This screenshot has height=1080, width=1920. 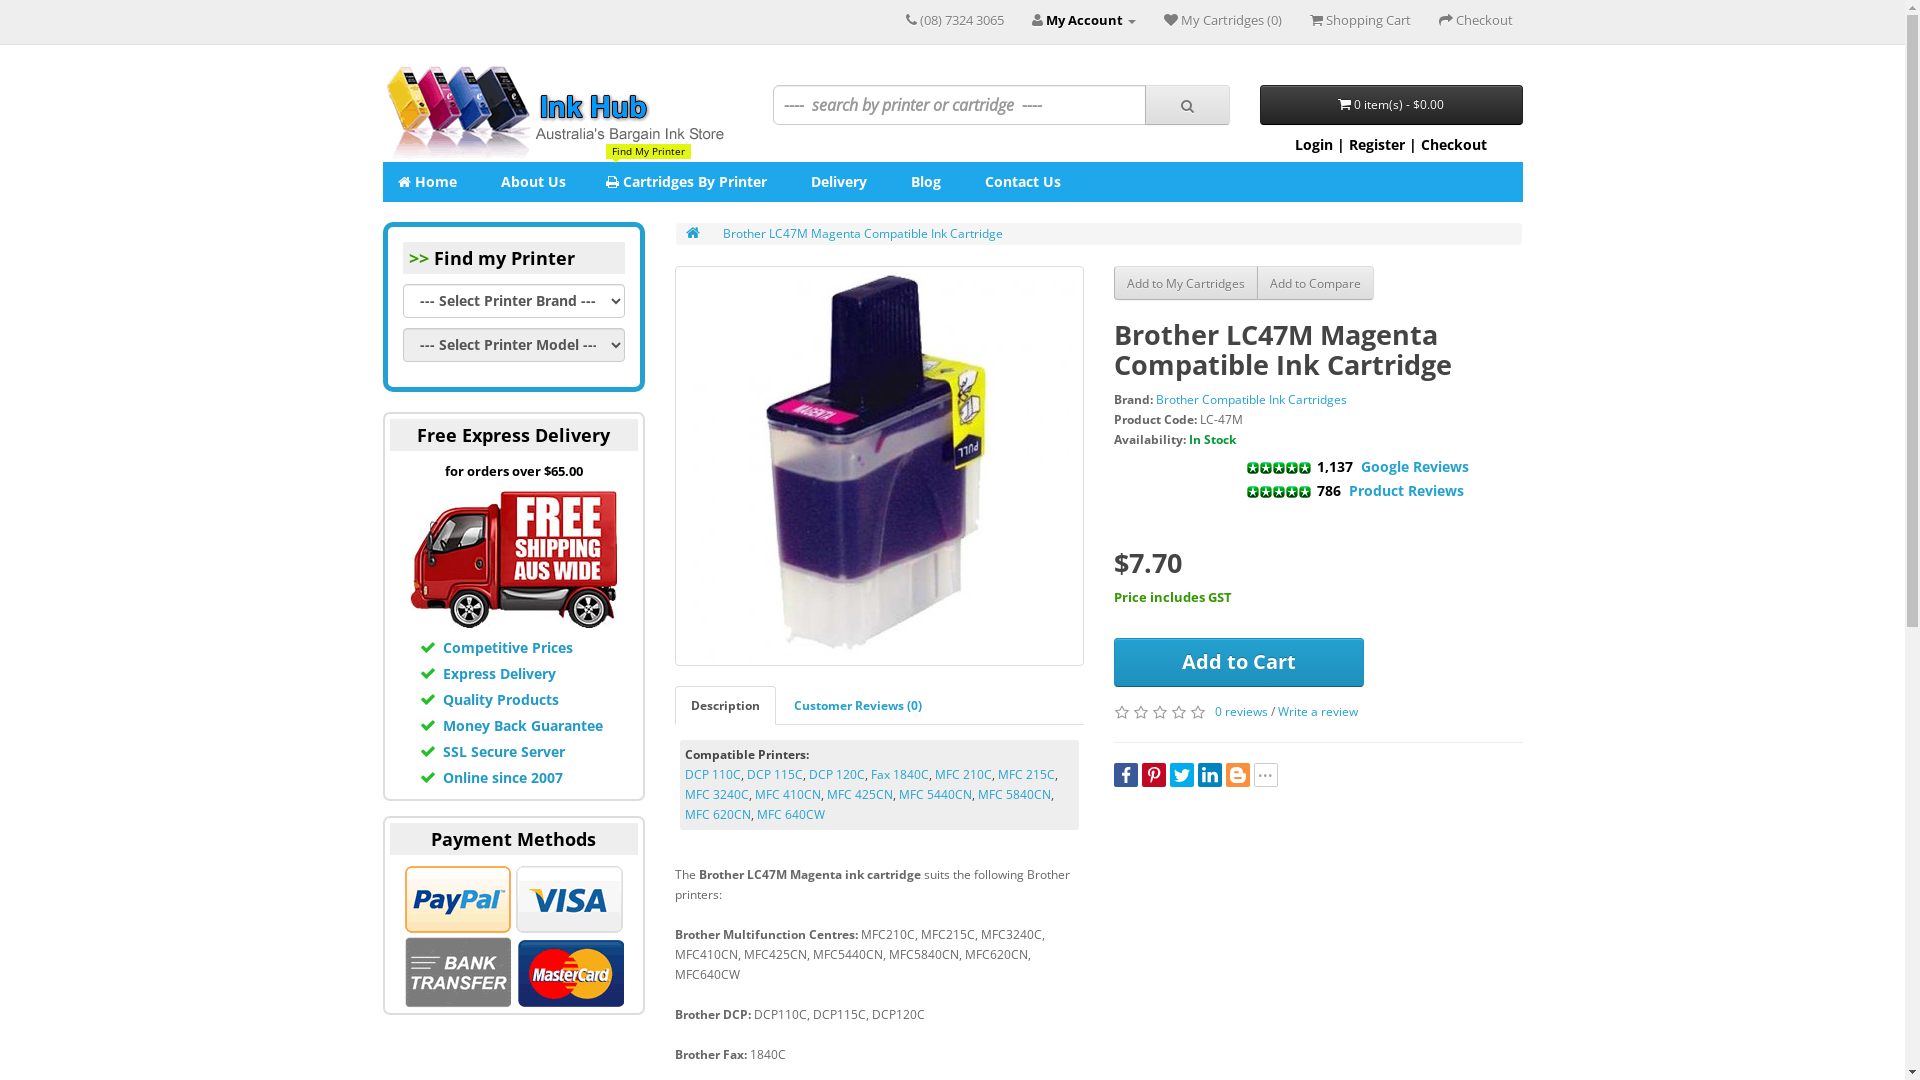 I want to click on 'MFC 215C', so click(x=1026, y=773).